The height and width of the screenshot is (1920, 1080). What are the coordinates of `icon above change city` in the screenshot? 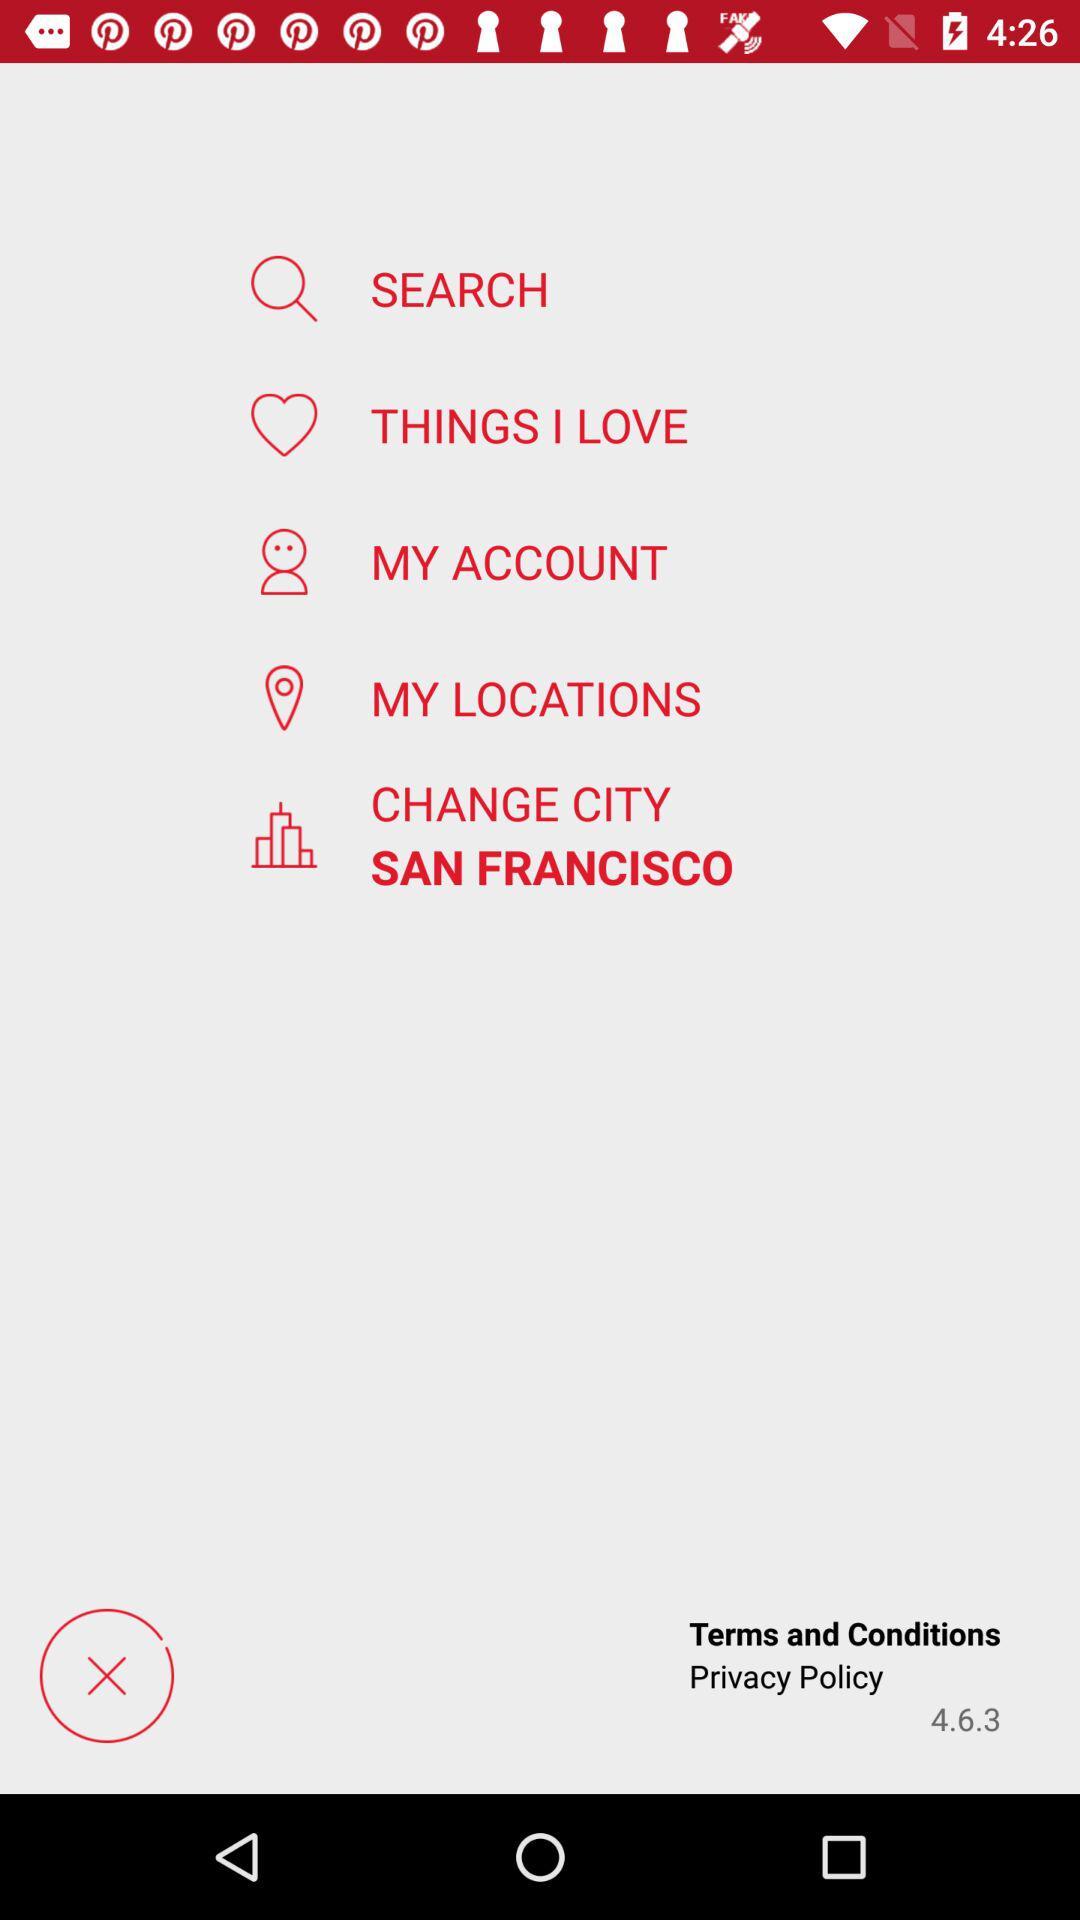 It's located at (534, 697).